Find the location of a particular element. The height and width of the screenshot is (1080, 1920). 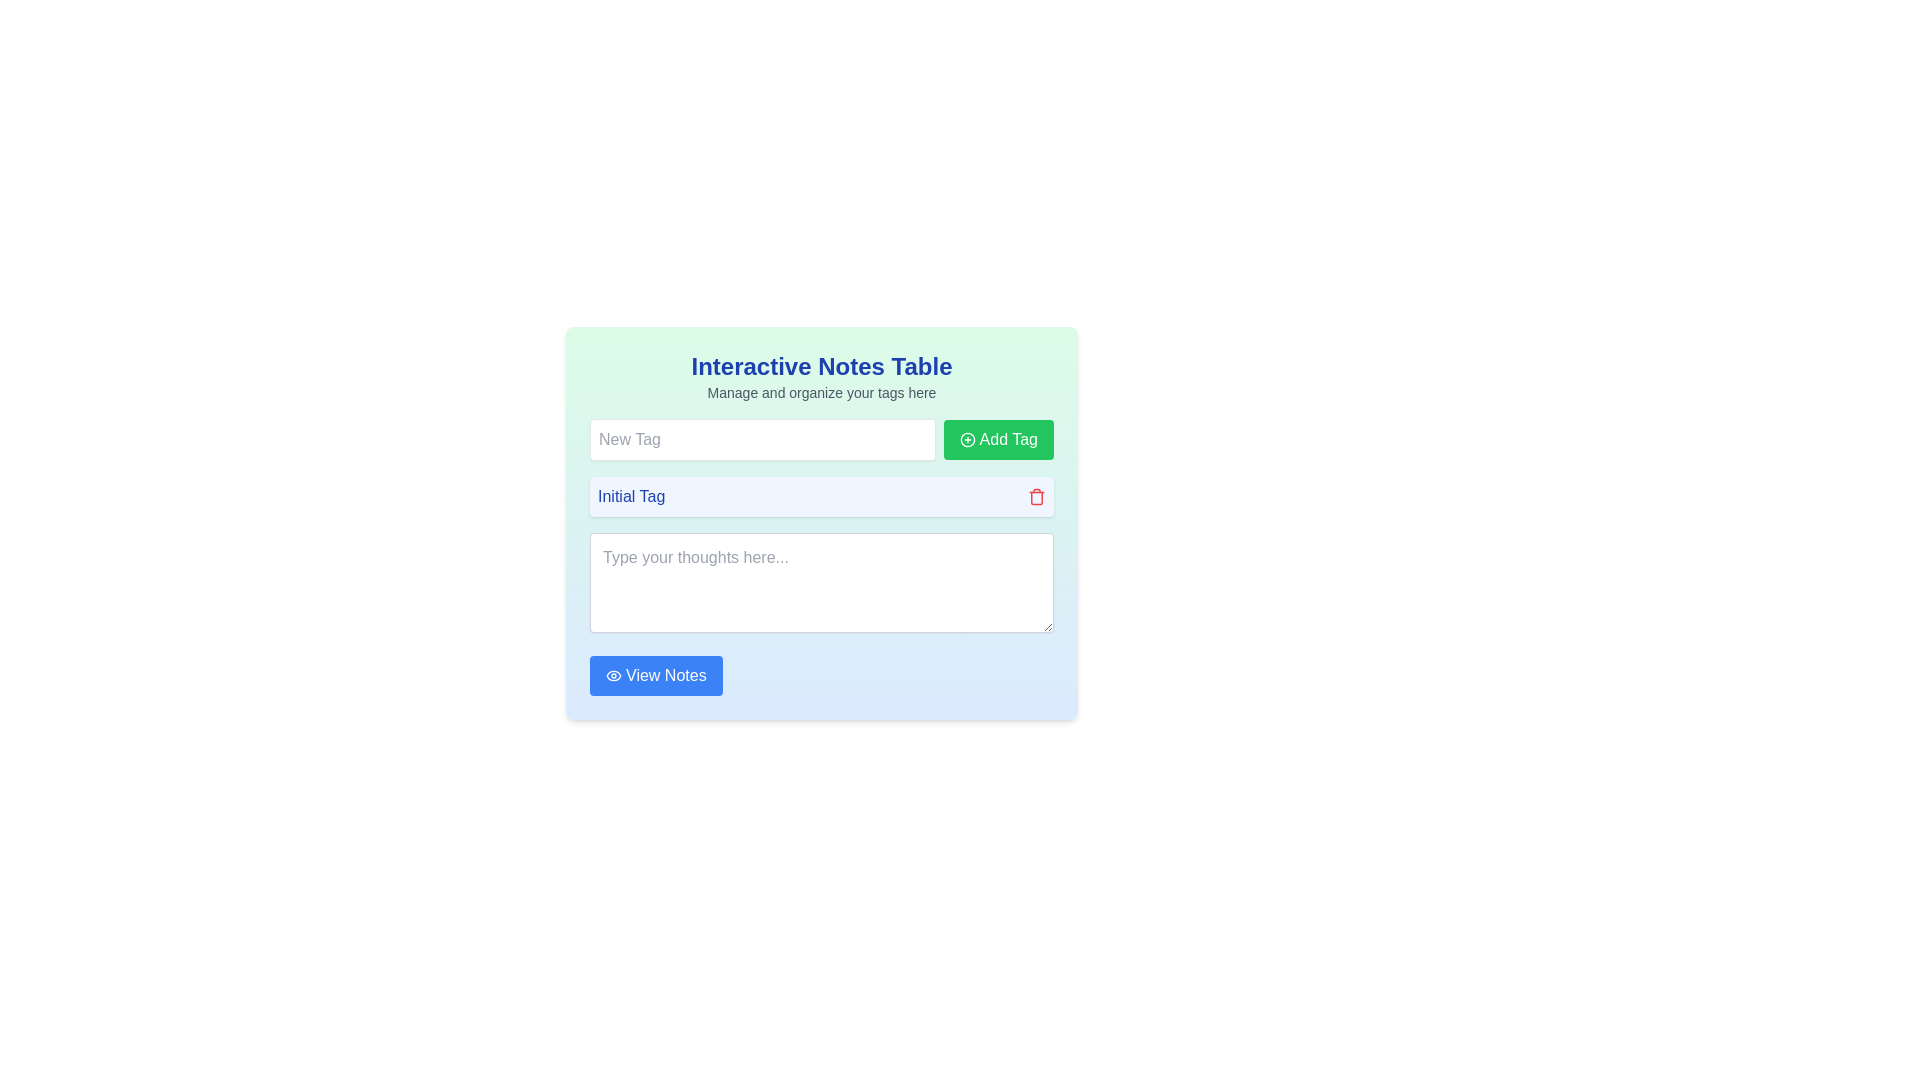

the Text Label that provides guidance below the 'Interactive Notes Table' title is located at coordinates (821, 393).